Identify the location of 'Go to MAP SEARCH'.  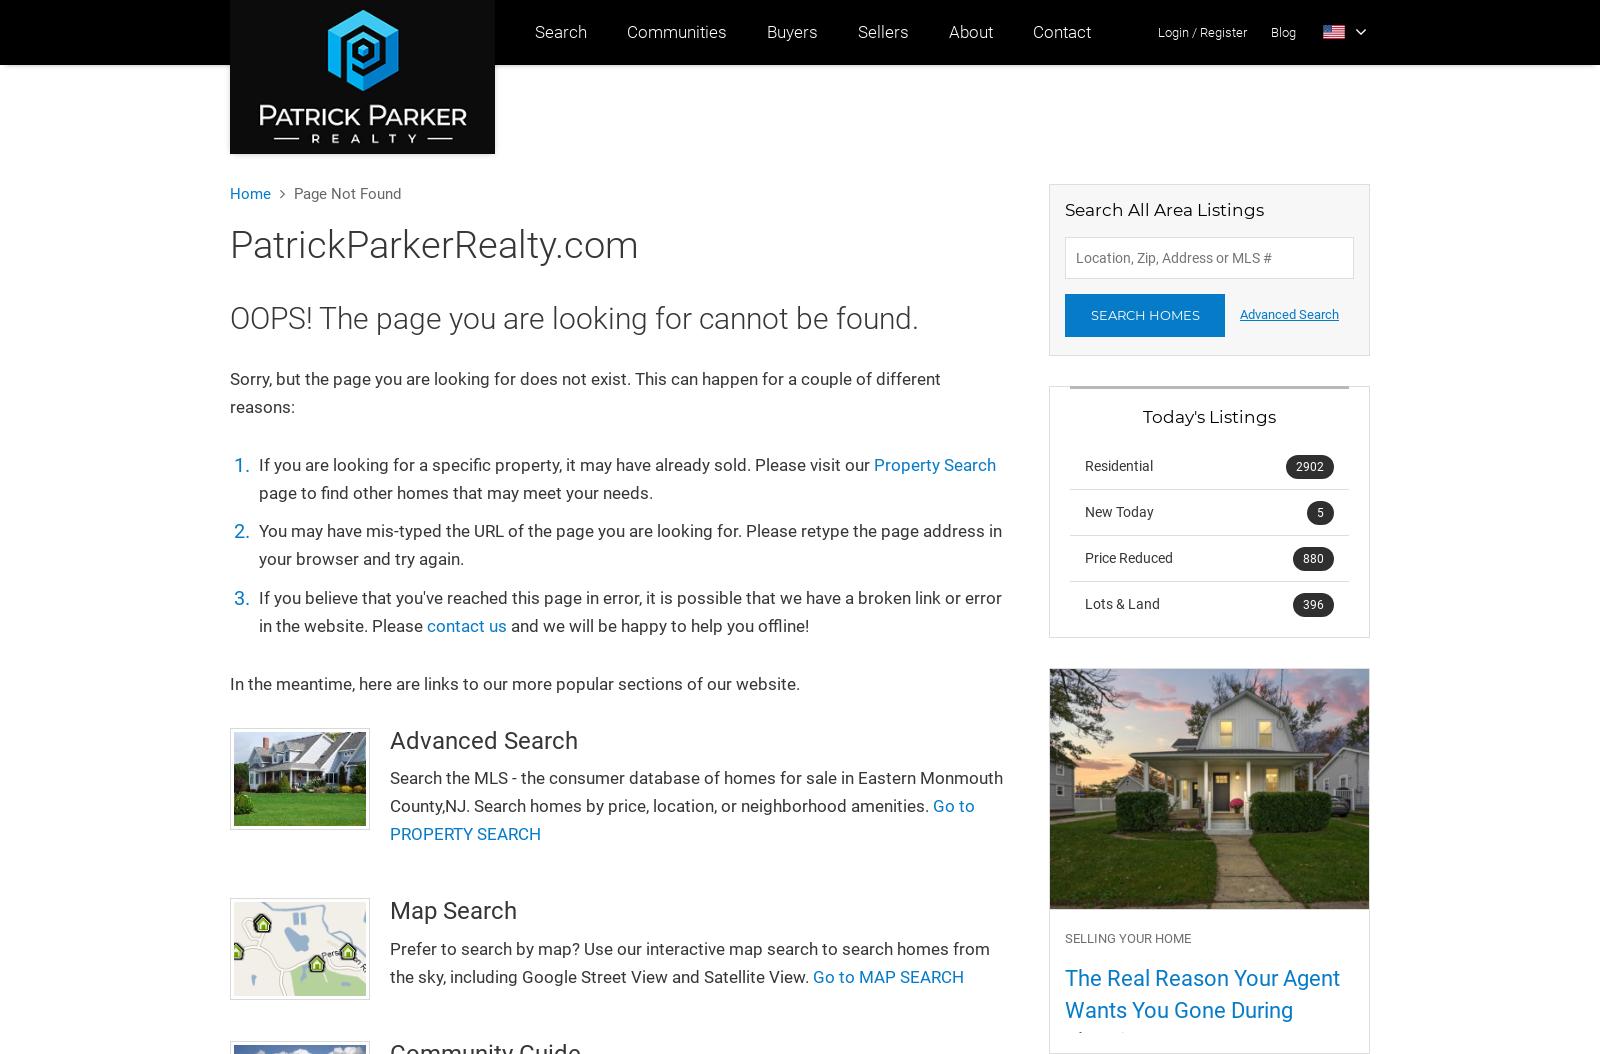
(887, 976).